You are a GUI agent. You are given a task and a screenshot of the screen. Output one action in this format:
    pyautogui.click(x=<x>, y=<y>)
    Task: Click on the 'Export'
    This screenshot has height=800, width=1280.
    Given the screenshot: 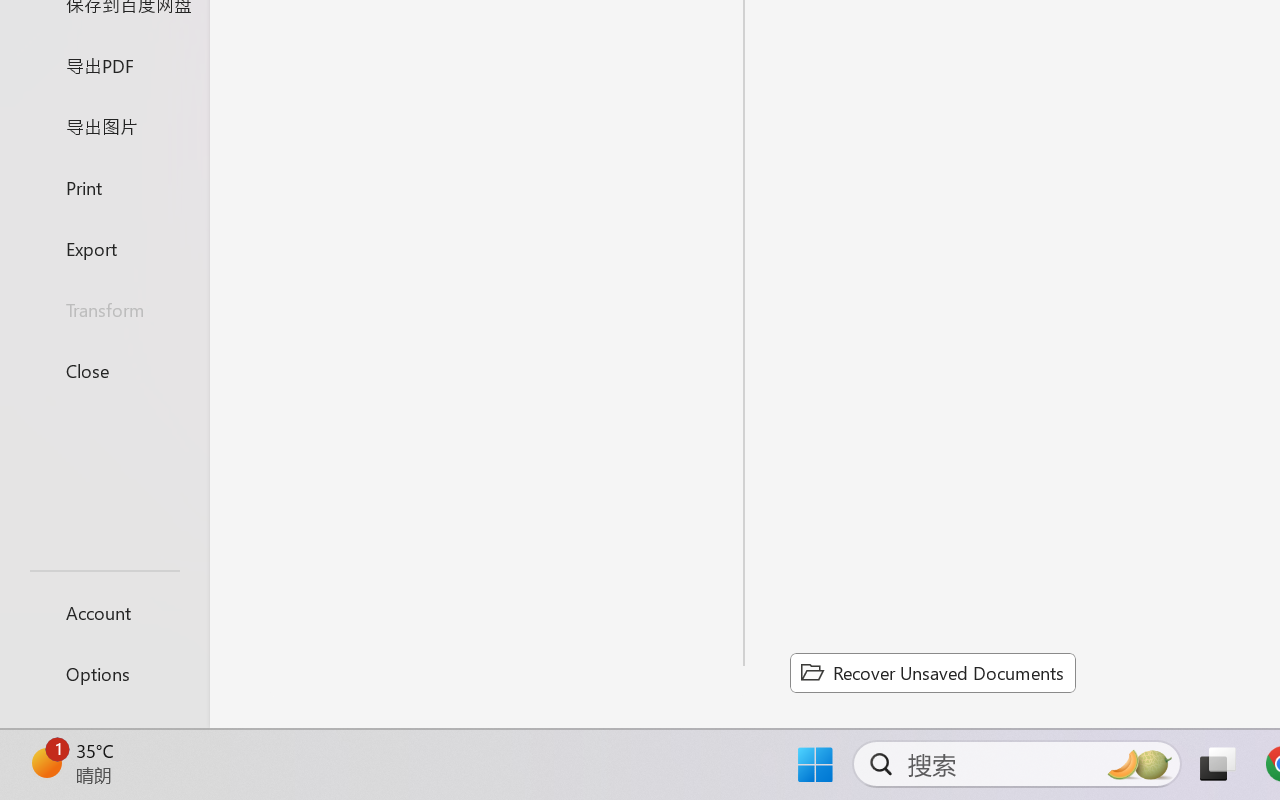 What is the action you would take?
    pyautogui.click(x=103, y=247)
    